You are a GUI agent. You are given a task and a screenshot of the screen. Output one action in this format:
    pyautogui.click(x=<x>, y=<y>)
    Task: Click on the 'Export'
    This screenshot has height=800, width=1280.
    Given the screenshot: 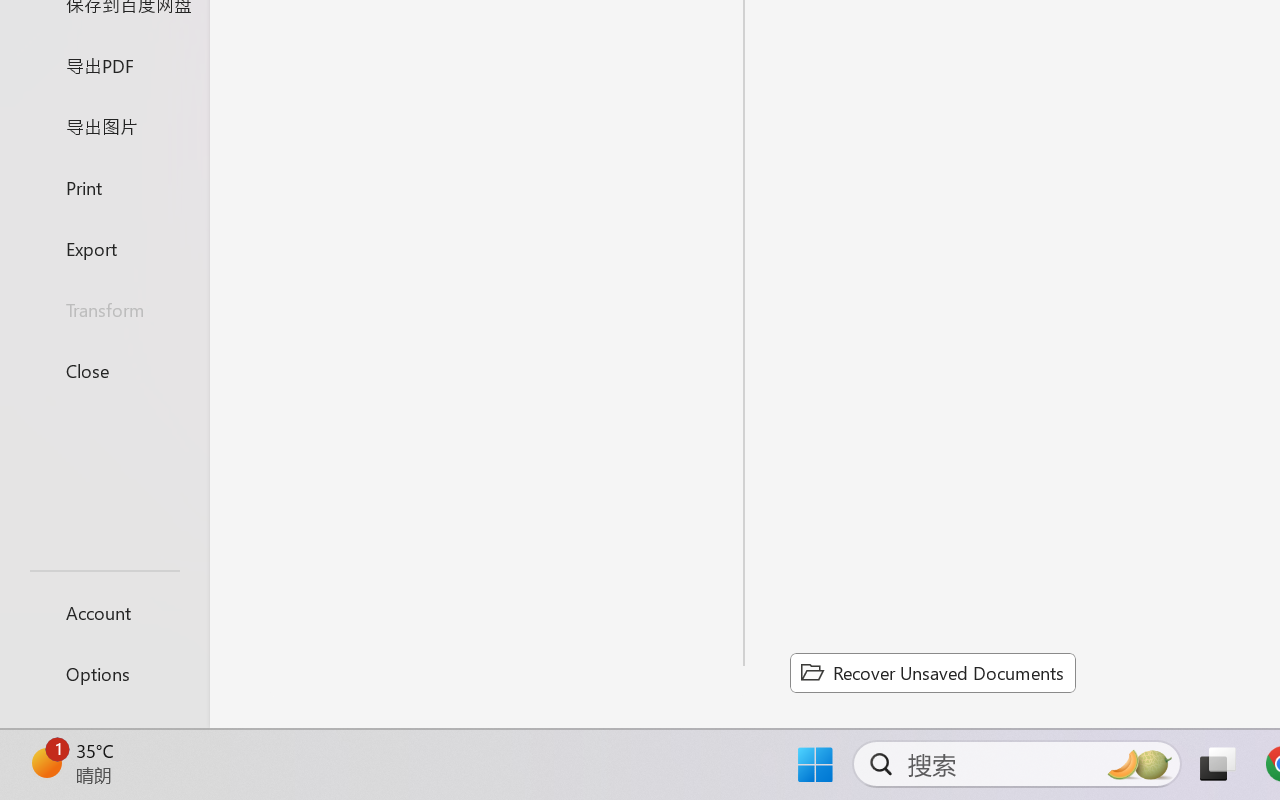 What is the action you would take?
    pyautogui.click(x=103, y=247)
    